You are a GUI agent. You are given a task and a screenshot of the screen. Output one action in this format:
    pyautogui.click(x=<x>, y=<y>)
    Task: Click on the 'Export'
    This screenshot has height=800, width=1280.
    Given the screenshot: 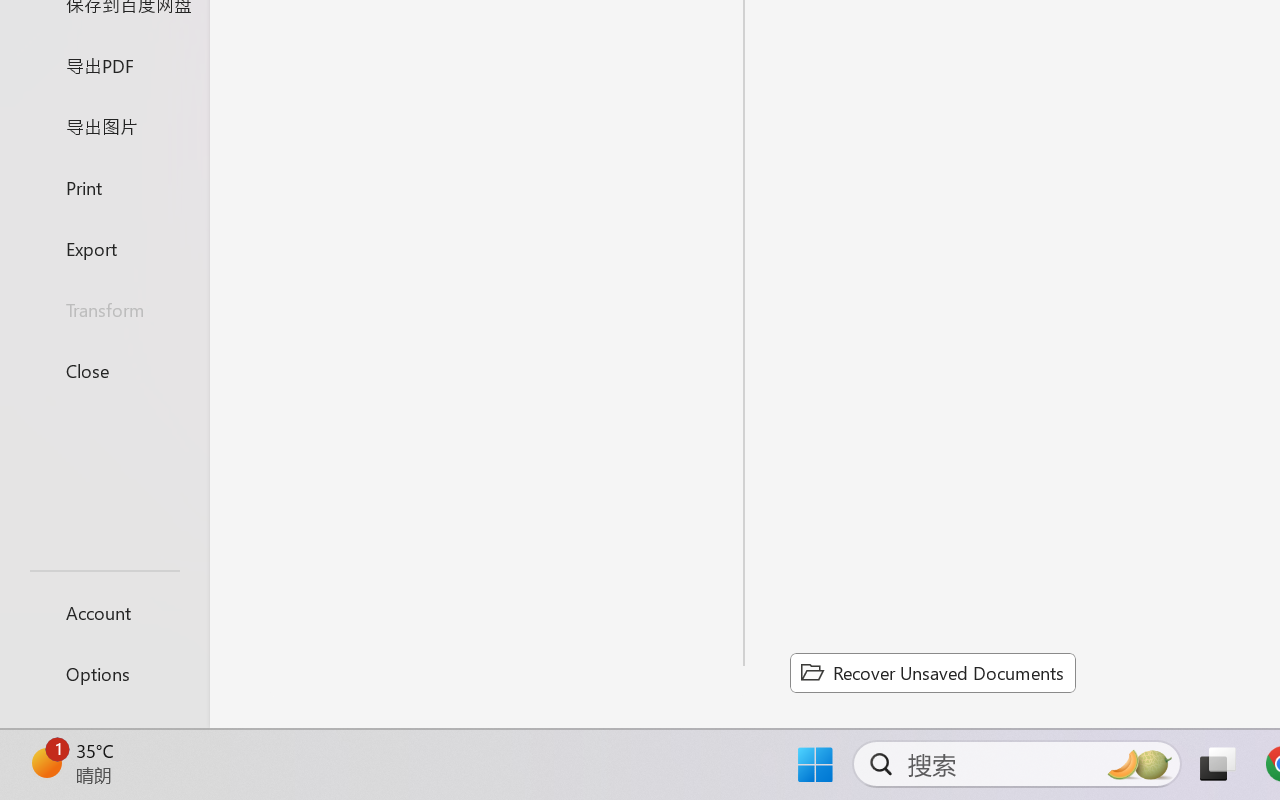 What is the action you would take?
    pyautogui.click(x=103, y=247)
    